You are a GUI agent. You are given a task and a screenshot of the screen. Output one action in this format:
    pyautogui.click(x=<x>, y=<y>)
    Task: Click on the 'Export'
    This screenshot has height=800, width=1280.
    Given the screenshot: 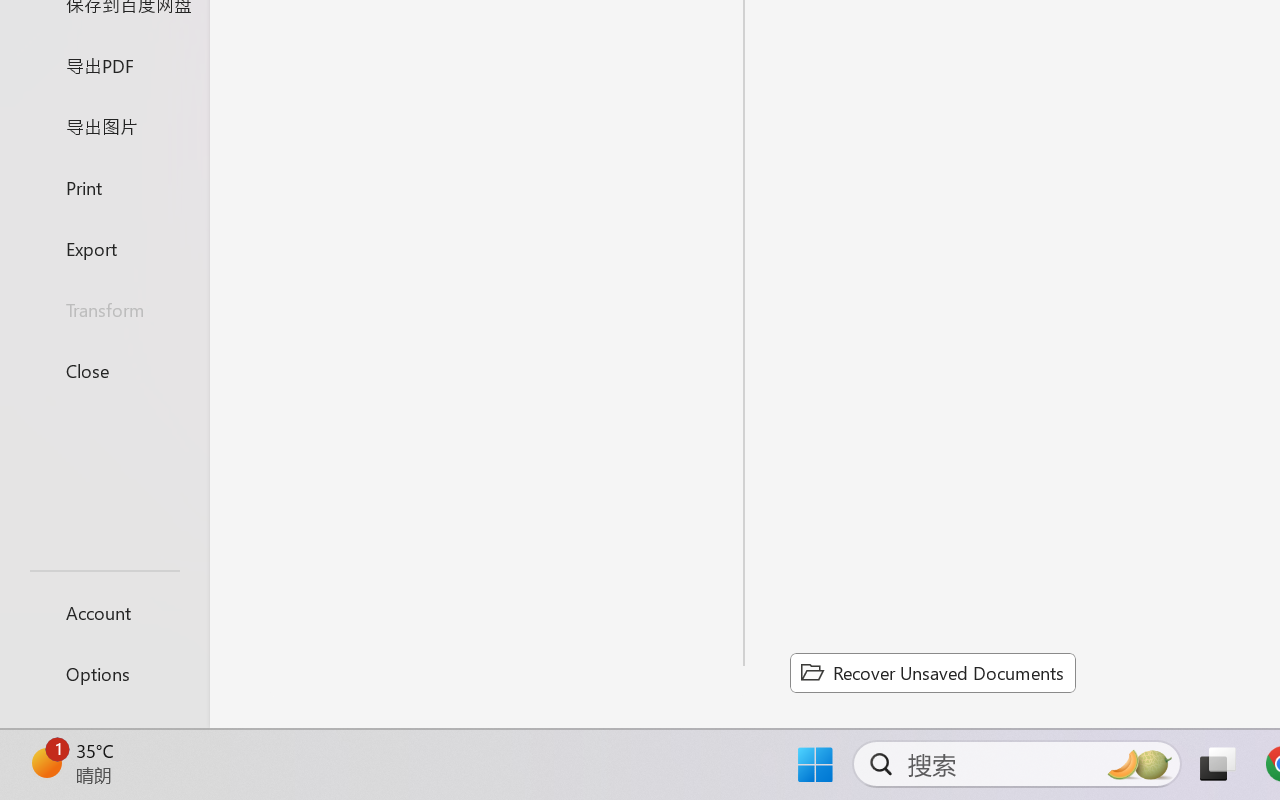 What is the action you would take?
    pyautogui.click(x=103, y=247)
    